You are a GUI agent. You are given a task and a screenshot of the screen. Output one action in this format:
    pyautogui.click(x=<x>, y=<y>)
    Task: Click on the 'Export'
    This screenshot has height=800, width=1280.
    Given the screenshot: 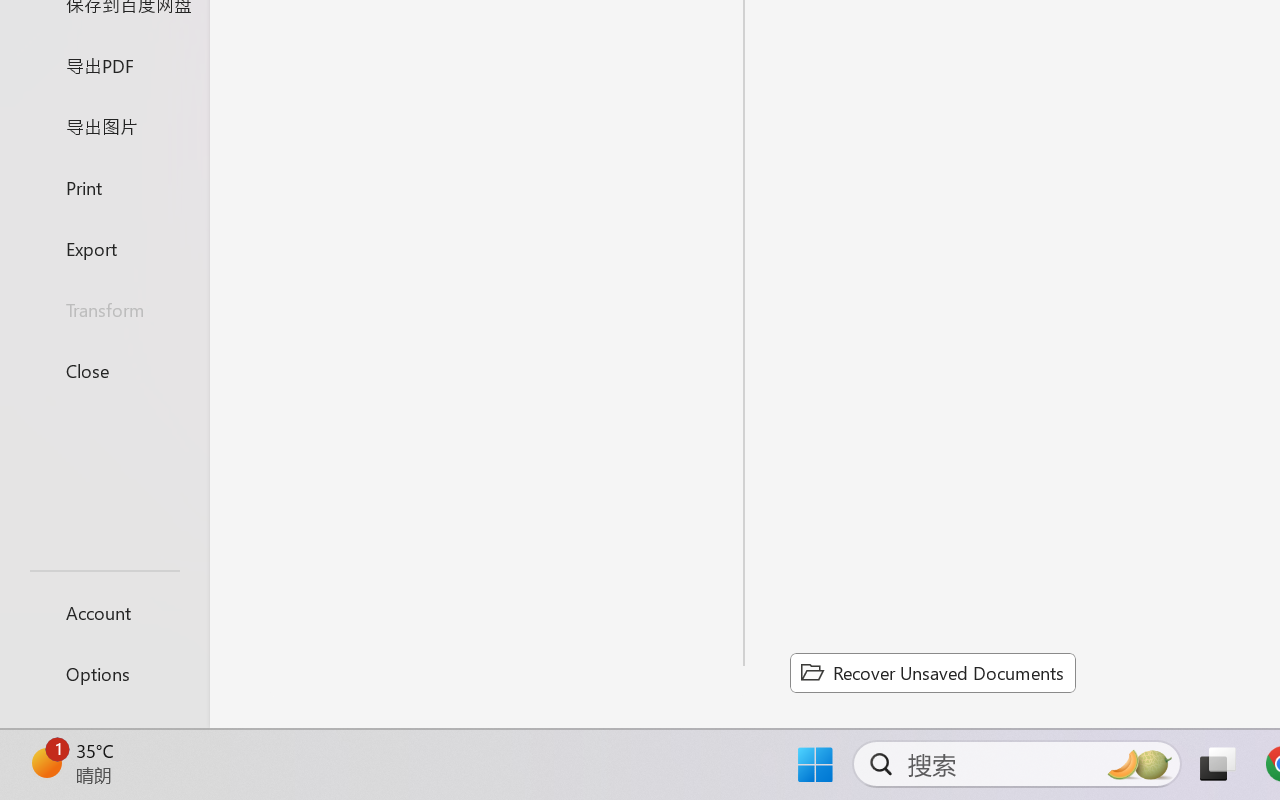 What is the action you would take?
    pyautogui.click(x=103, y=247)
    